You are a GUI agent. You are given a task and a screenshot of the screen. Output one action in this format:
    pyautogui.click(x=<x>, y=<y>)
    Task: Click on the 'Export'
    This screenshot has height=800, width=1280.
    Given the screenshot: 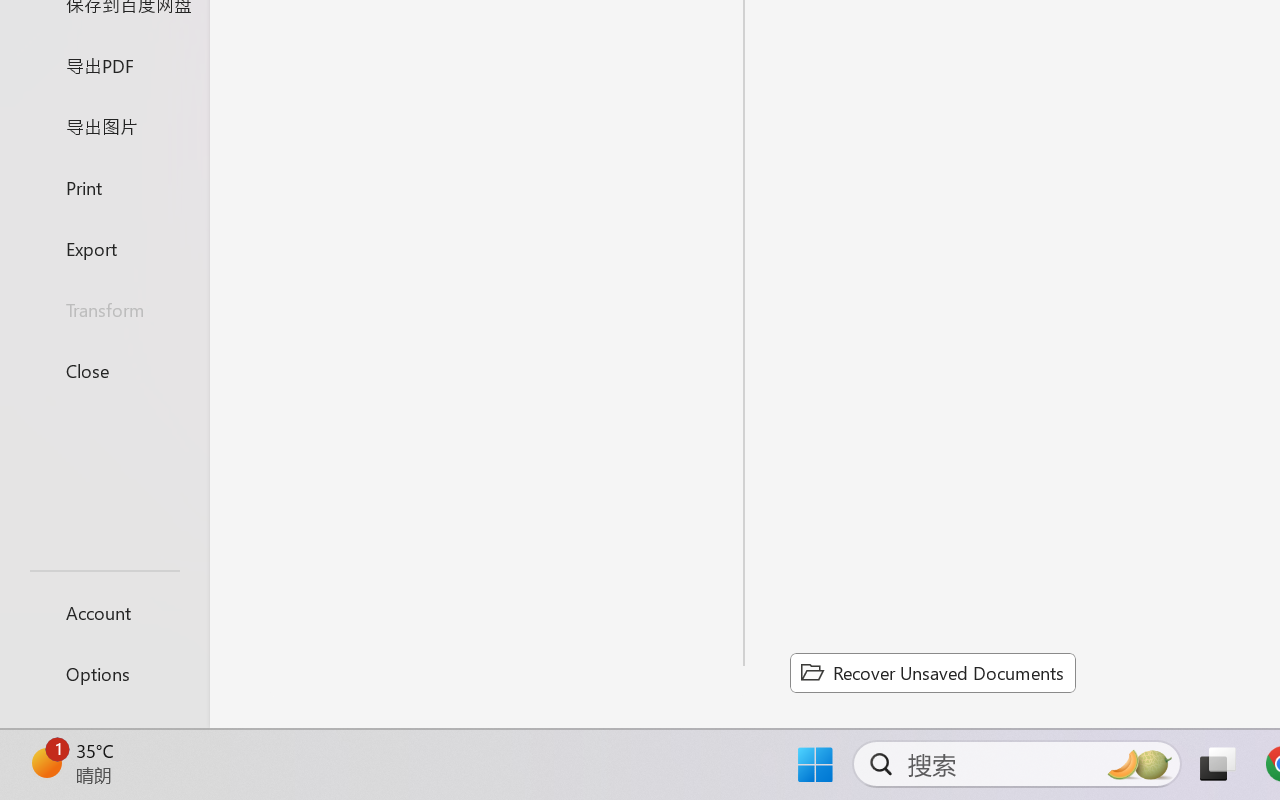 What is the action you would take?
    pyautogui.click(x=103, y=247)
    